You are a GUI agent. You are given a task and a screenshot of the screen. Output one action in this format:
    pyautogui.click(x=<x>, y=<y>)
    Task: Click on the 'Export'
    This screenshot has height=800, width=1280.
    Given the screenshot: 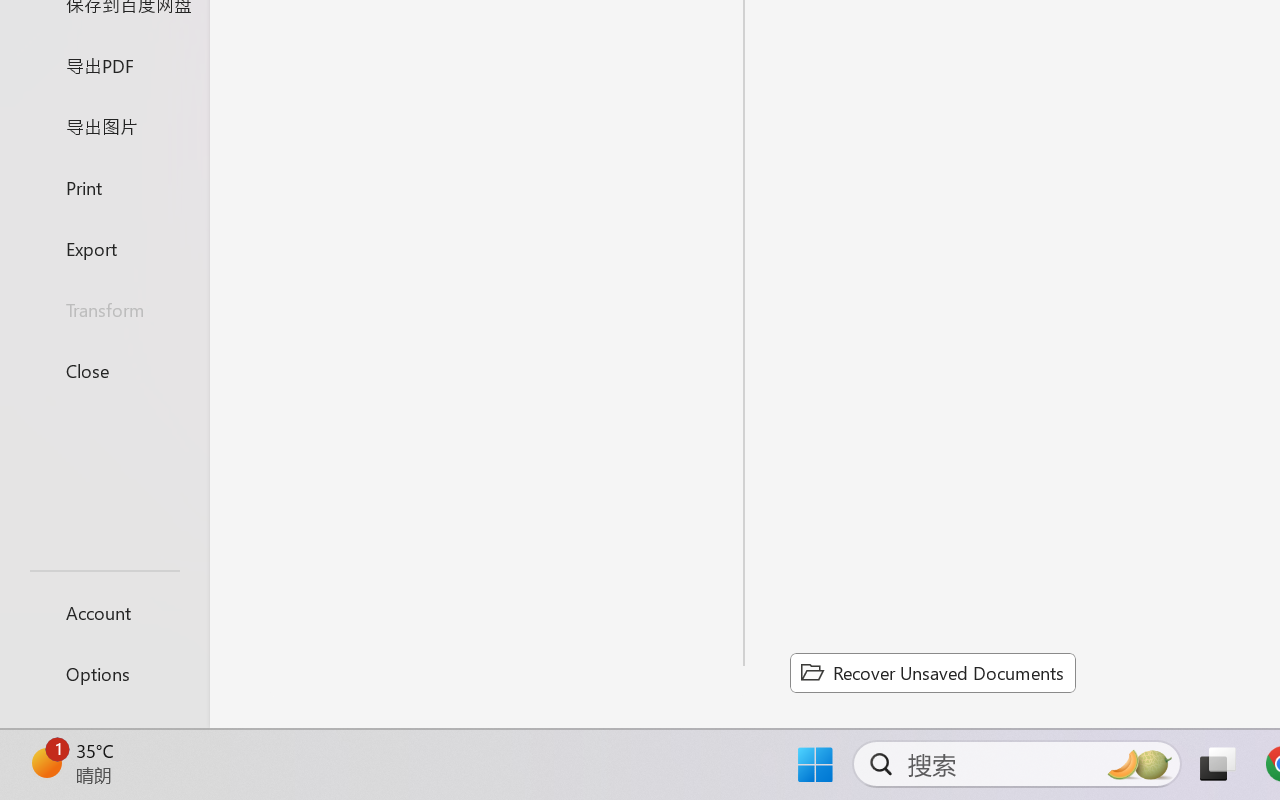 What is the action you would take?
    pyautogui.click(x=103, y=247)
    